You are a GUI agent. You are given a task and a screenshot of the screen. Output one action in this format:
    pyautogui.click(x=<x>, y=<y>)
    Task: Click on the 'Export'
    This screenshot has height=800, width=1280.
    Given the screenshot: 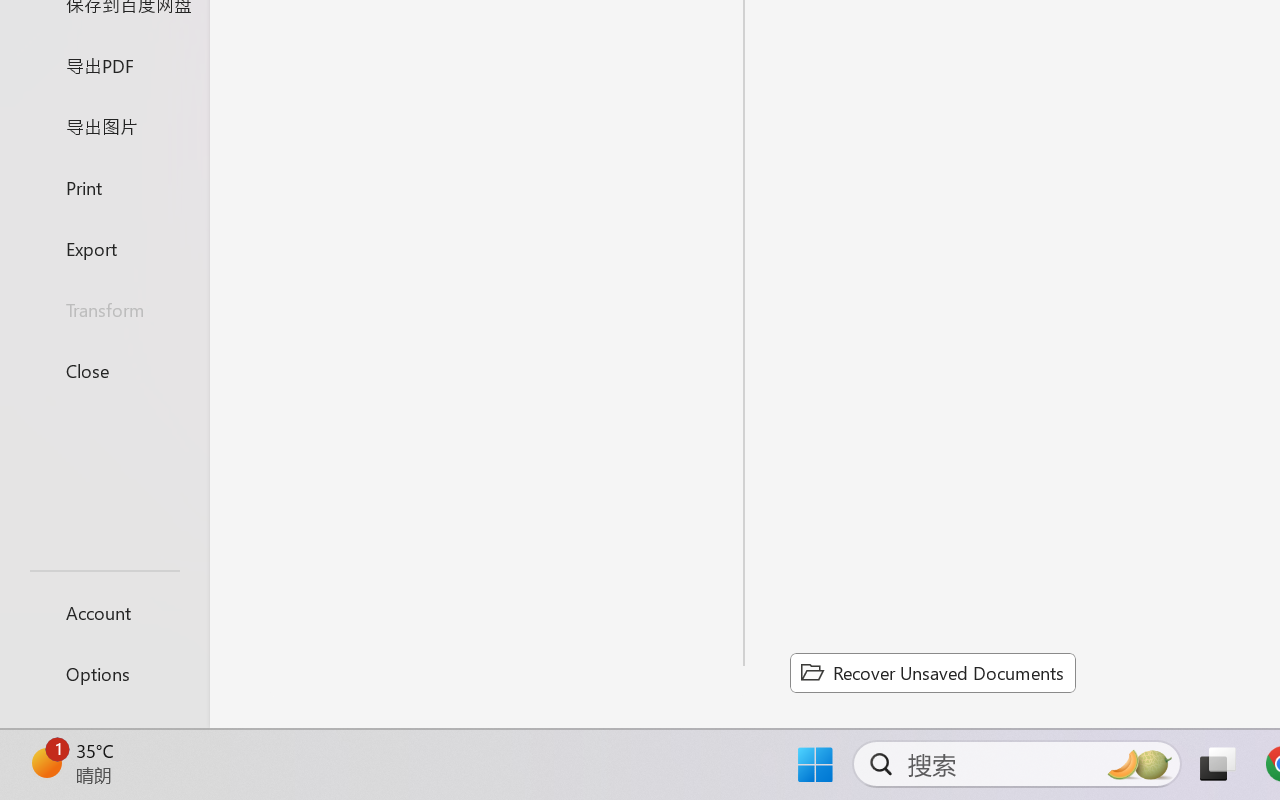 What is the action you would take?
    pyautogui.click(x=103, y=247)
    